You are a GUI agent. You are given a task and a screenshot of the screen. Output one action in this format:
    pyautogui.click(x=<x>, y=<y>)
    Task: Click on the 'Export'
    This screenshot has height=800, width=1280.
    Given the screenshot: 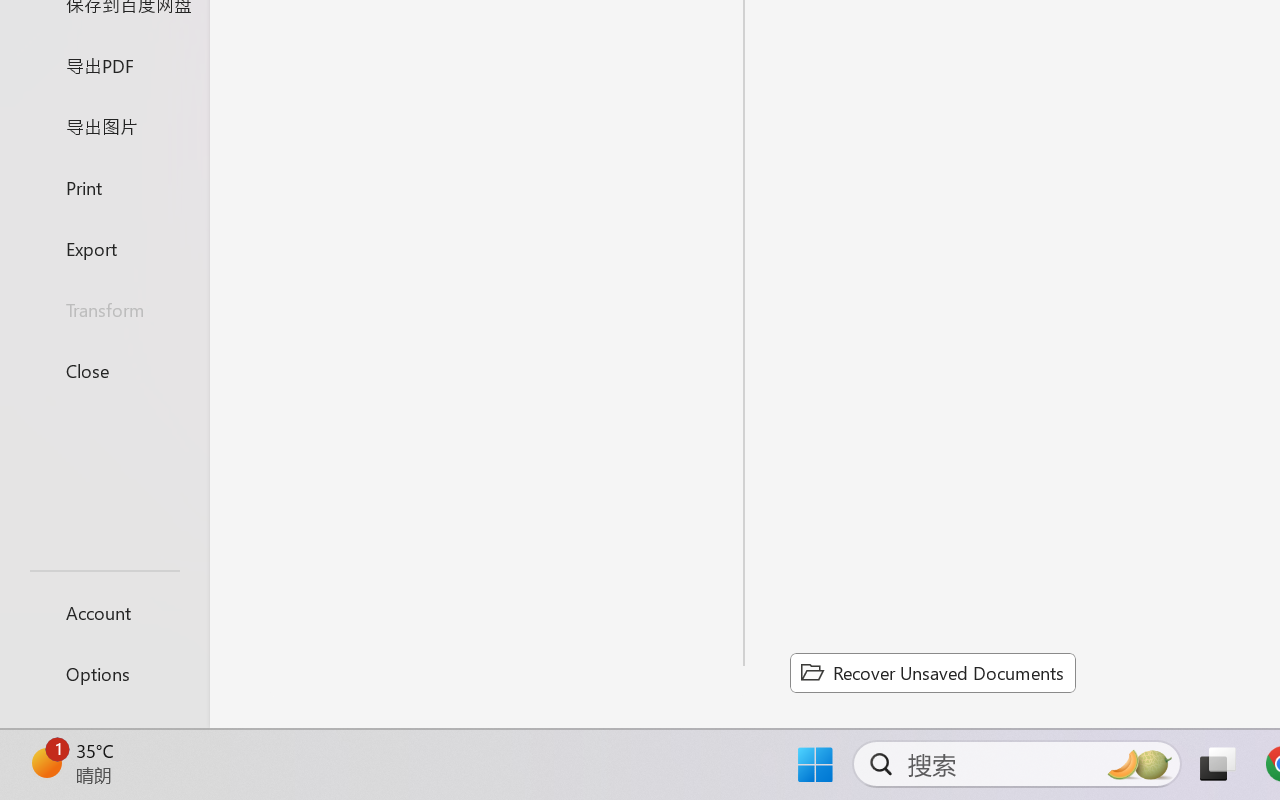 What is the action you would take?
    pyautogui.click(x=103, y=247)
    